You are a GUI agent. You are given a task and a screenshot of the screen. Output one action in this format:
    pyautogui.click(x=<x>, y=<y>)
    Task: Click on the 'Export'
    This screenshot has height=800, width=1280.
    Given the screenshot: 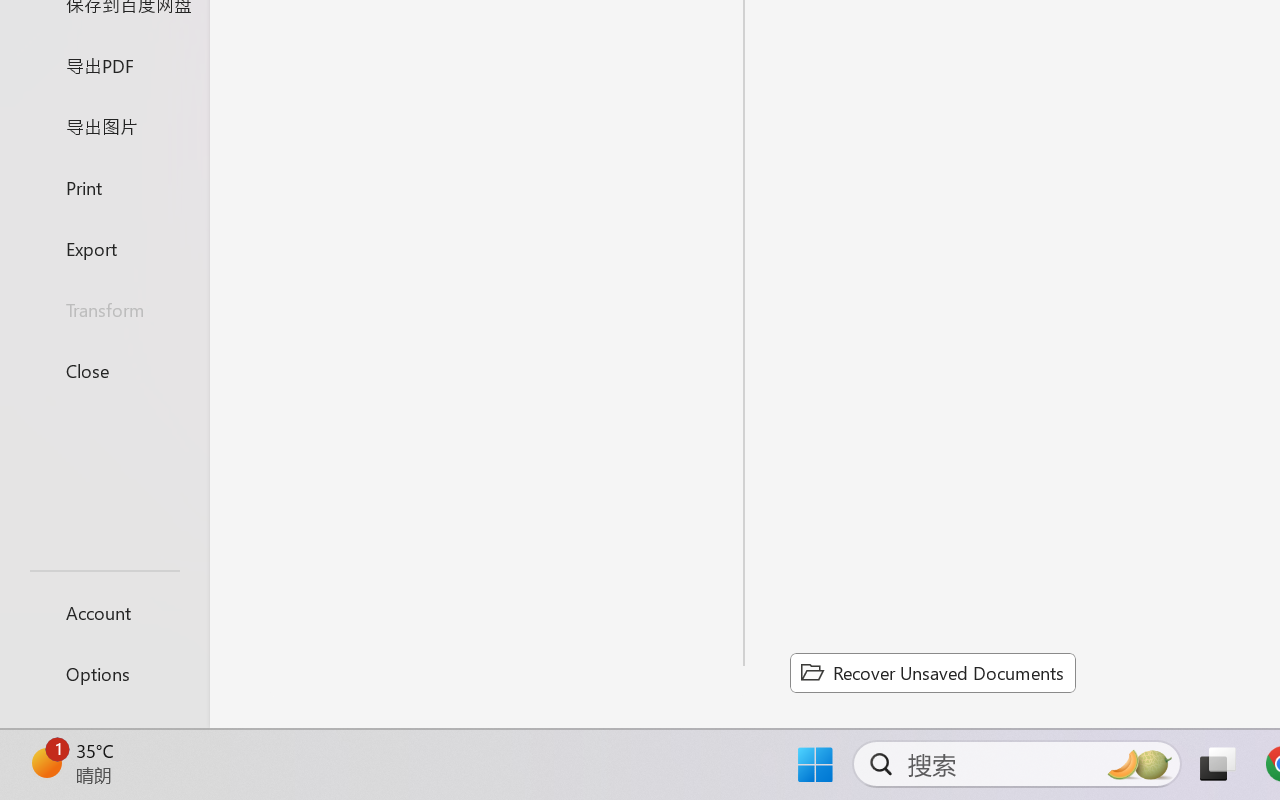 What is the action you would take?
    pyautogui.click(x=103, y=247)
    